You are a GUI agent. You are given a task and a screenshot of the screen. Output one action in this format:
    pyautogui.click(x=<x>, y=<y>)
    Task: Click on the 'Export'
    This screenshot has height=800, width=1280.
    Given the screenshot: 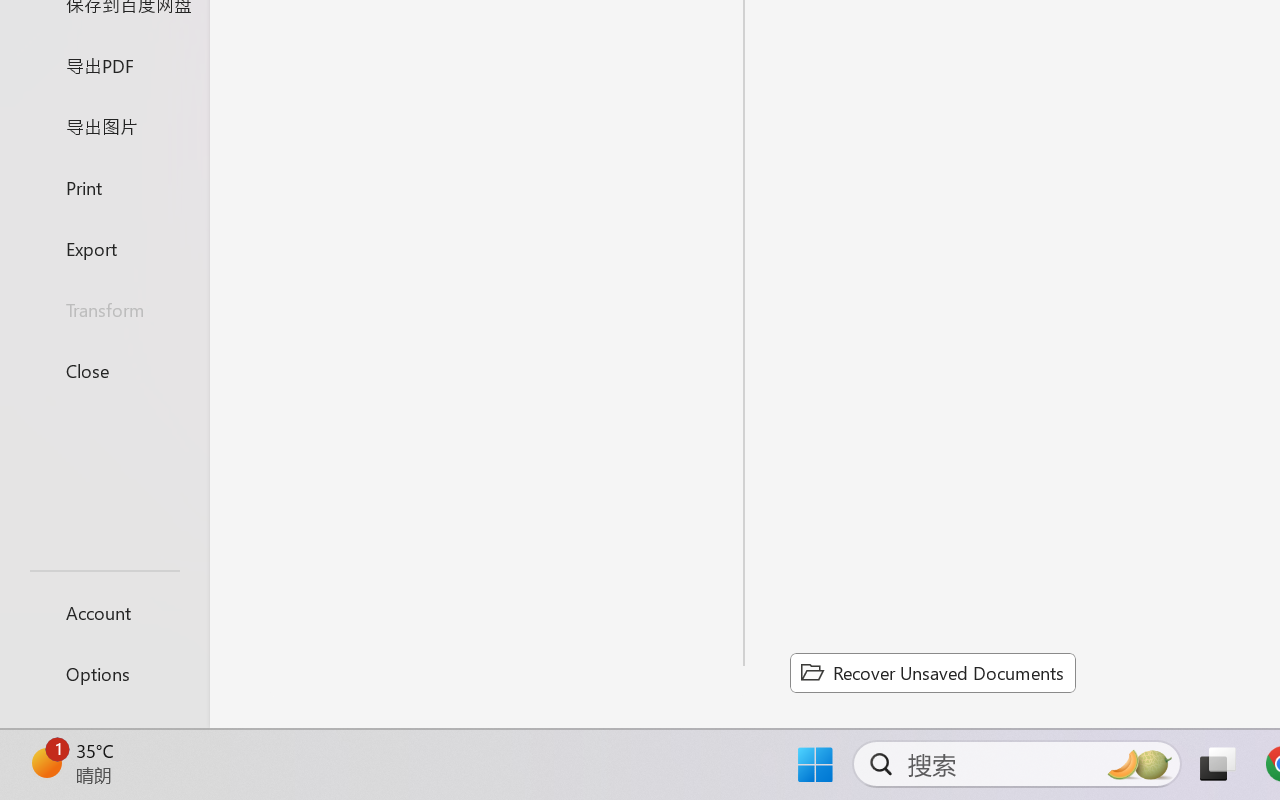 What is the action you would take?
    pyautogui.click(x=103, y=247)
    